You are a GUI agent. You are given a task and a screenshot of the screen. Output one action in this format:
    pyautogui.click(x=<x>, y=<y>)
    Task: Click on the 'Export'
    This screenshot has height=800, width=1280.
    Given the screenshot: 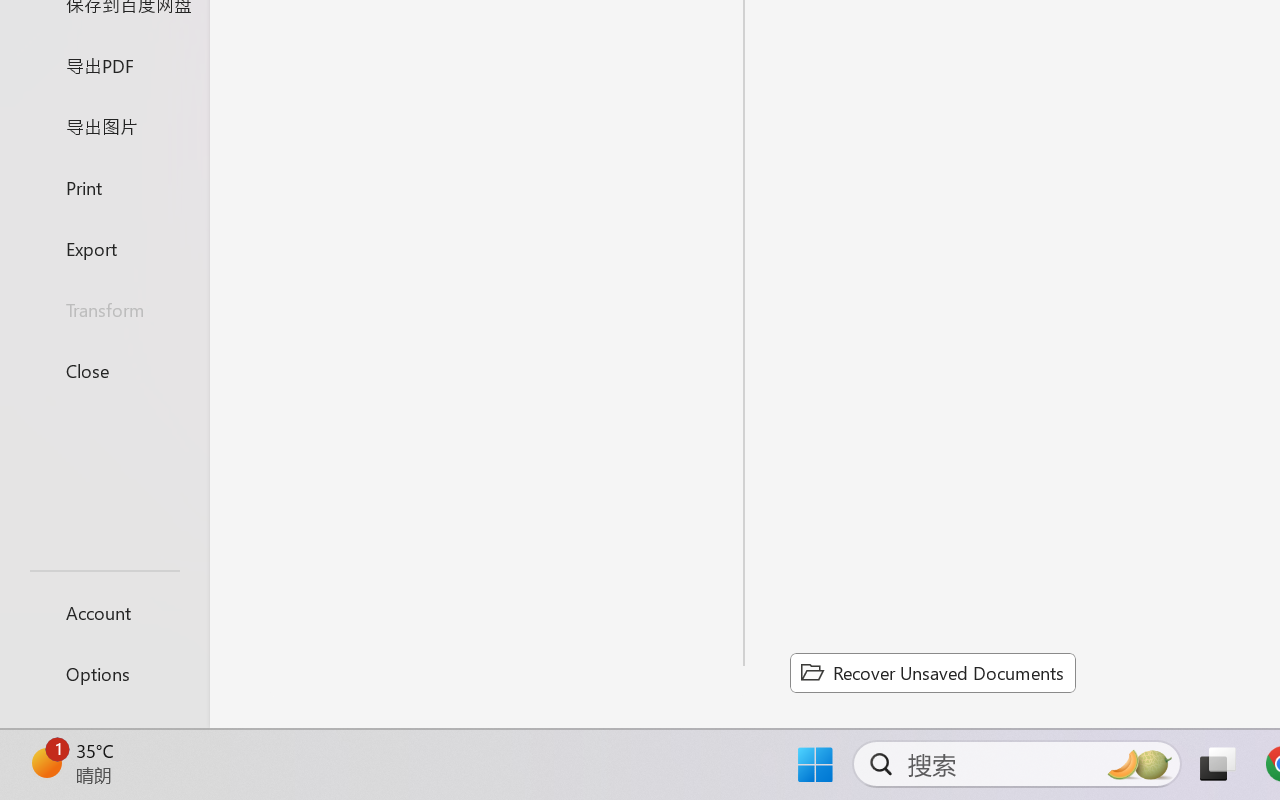 What is the action you would take?
    pyautogui.click(x=103, y=247)
    